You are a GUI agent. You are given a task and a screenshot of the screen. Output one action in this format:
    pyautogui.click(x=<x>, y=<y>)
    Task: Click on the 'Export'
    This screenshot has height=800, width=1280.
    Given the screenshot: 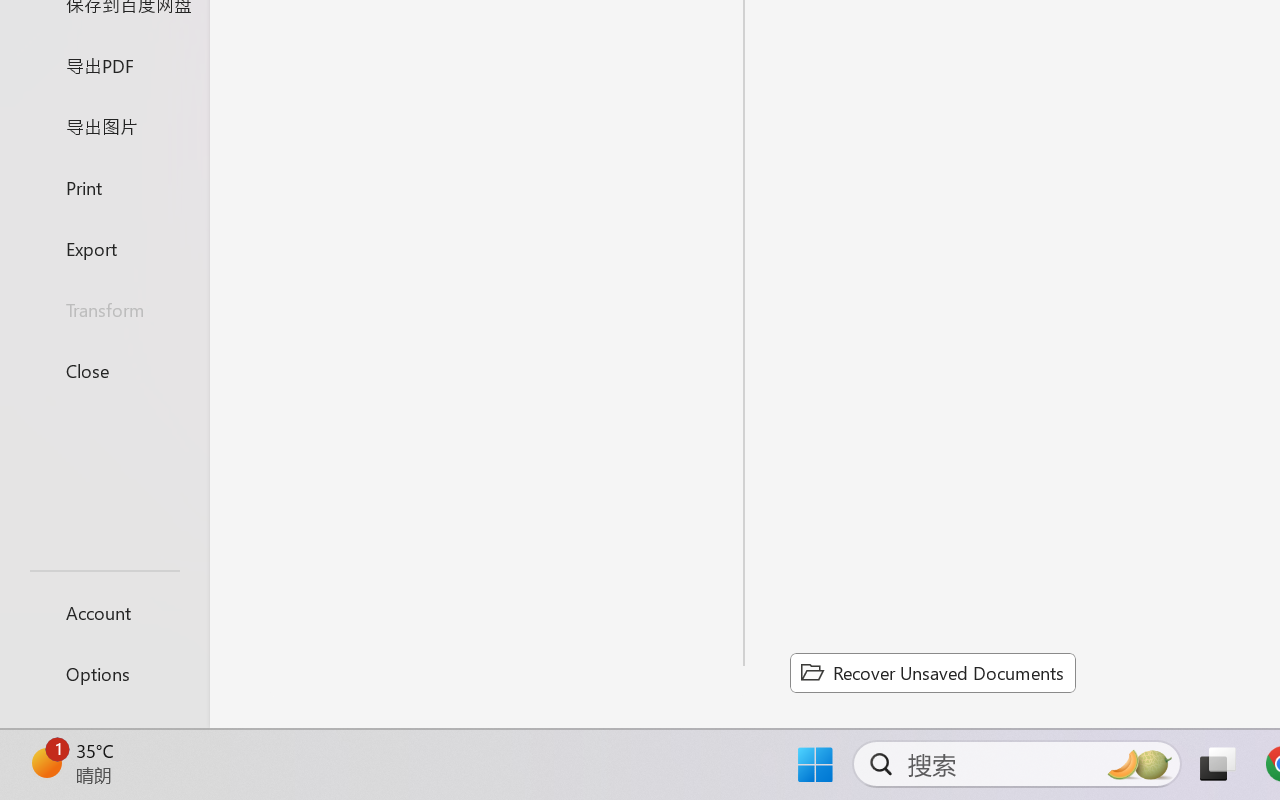 What is the action you would take?
    pyautogui.click(x=103, y=247)
    